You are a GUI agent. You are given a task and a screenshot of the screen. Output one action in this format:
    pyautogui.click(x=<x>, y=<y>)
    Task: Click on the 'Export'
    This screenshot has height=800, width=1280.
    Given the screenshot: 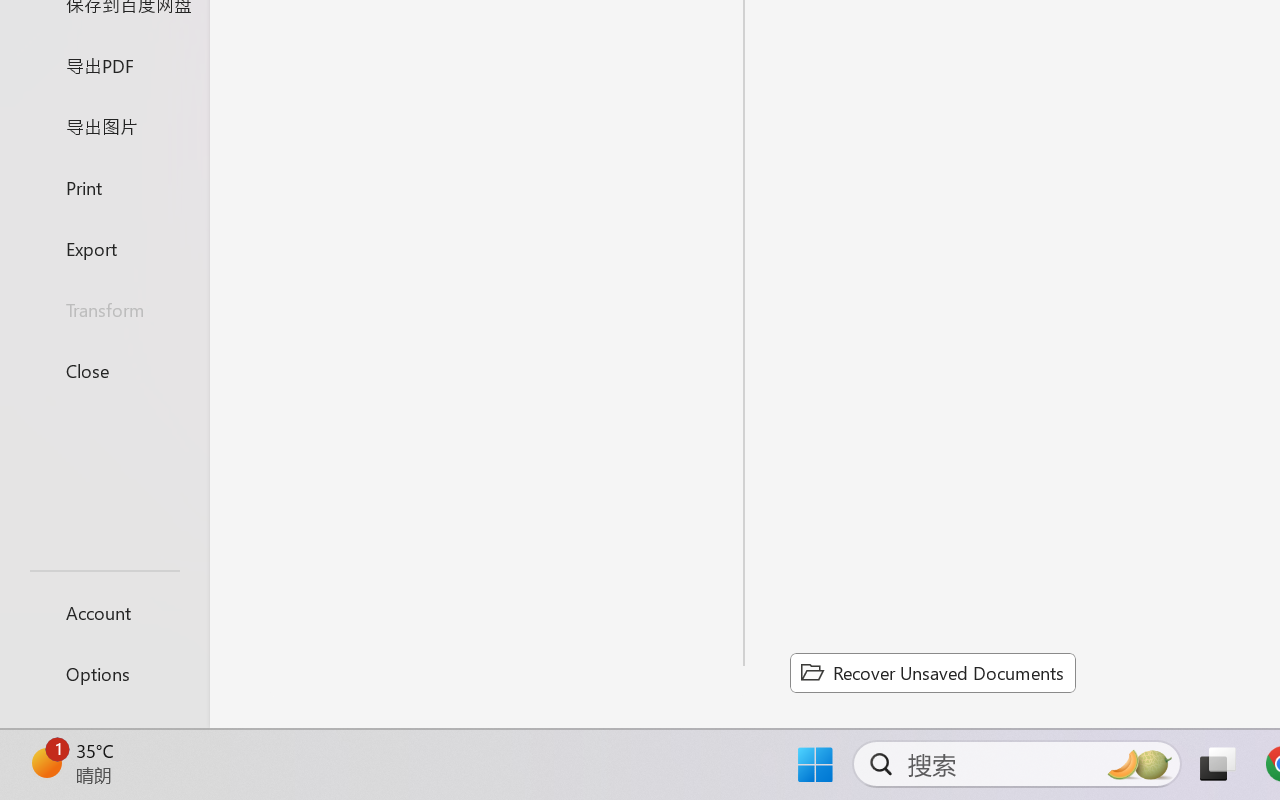 What is the action you would take?
    pyautogui.click(x=103, y=247)
    